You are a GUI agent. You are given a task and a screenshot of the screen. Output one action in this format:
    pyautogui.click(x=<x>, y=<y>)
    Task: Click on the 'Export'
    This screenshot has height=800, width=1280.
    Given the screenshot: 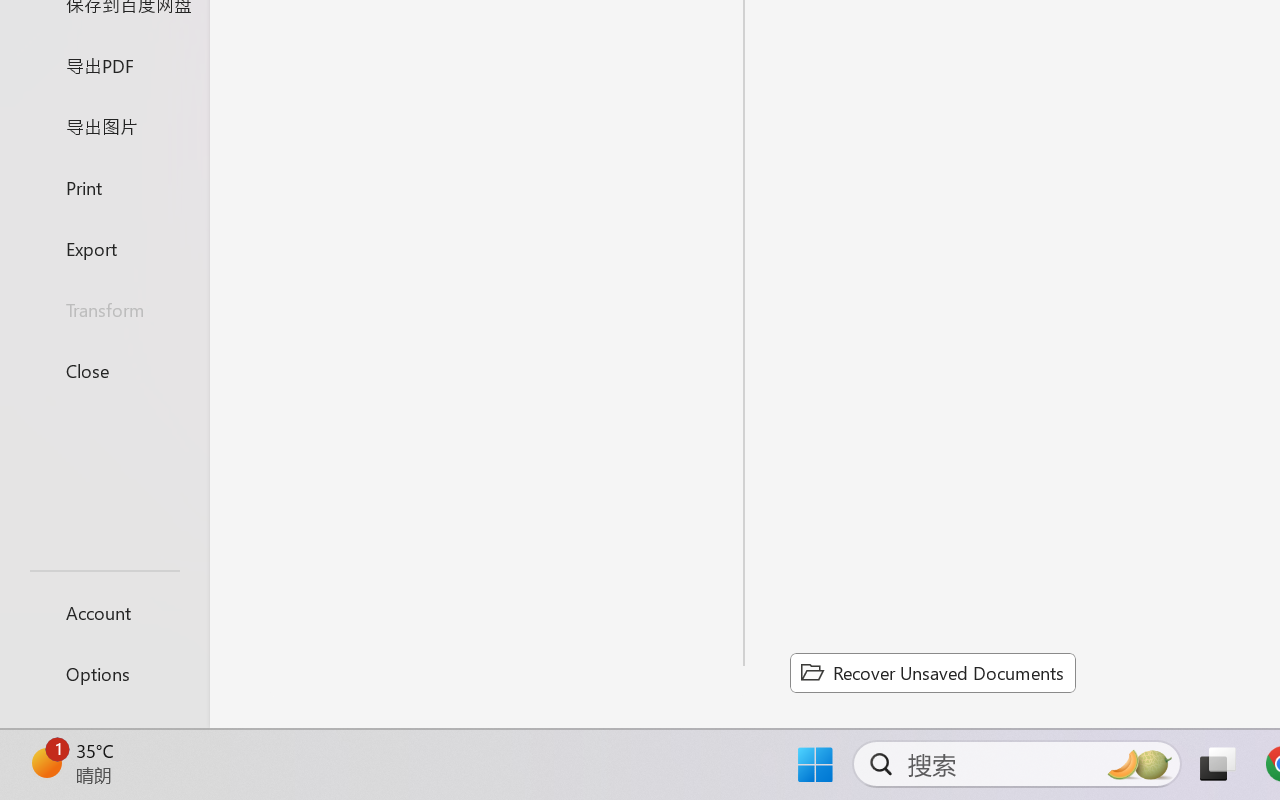 What is the action you would take?
    pyautogui.click(x=103, y=247)
    